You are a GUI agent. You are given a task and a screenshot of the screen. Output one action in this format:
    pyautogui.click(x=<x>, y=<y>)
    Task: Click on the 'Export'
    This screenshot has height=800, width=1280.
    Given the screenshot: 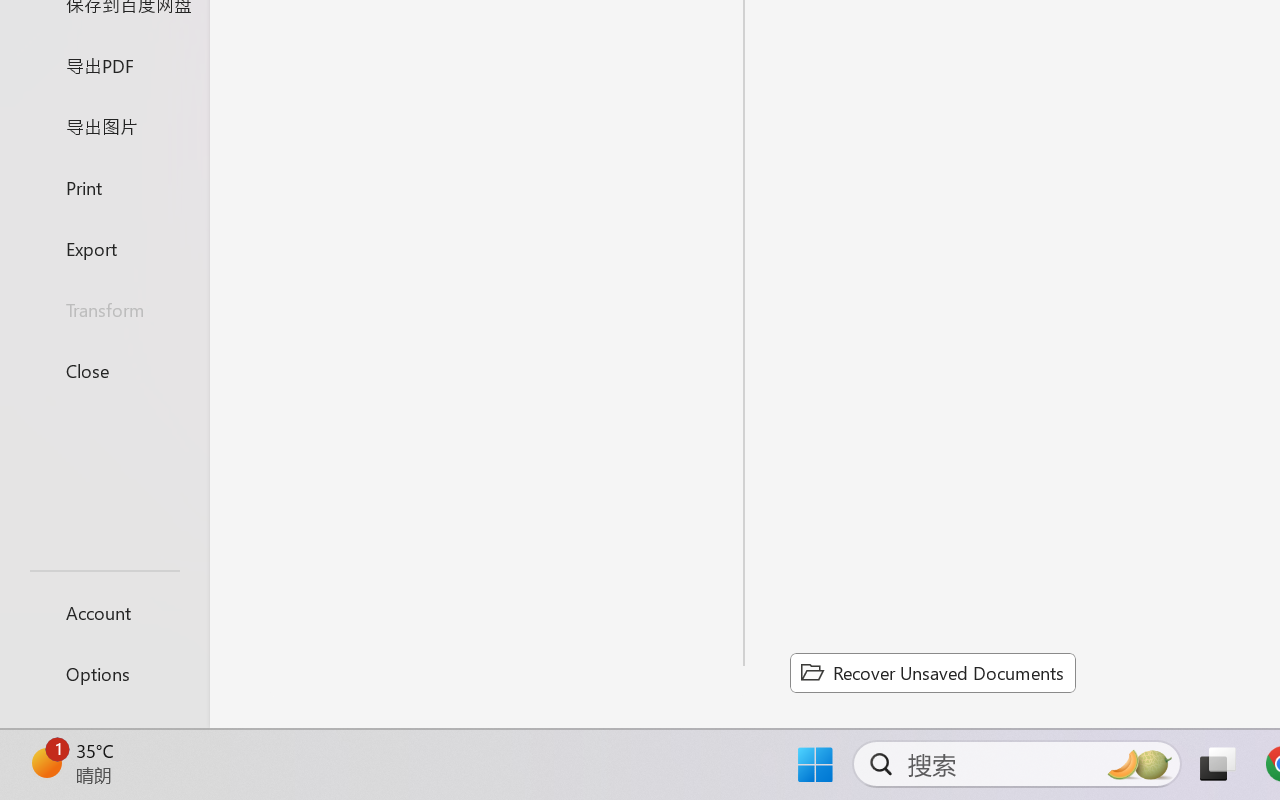 What is the action you would take?
    pyautogui.click(x=103, y=247)
    